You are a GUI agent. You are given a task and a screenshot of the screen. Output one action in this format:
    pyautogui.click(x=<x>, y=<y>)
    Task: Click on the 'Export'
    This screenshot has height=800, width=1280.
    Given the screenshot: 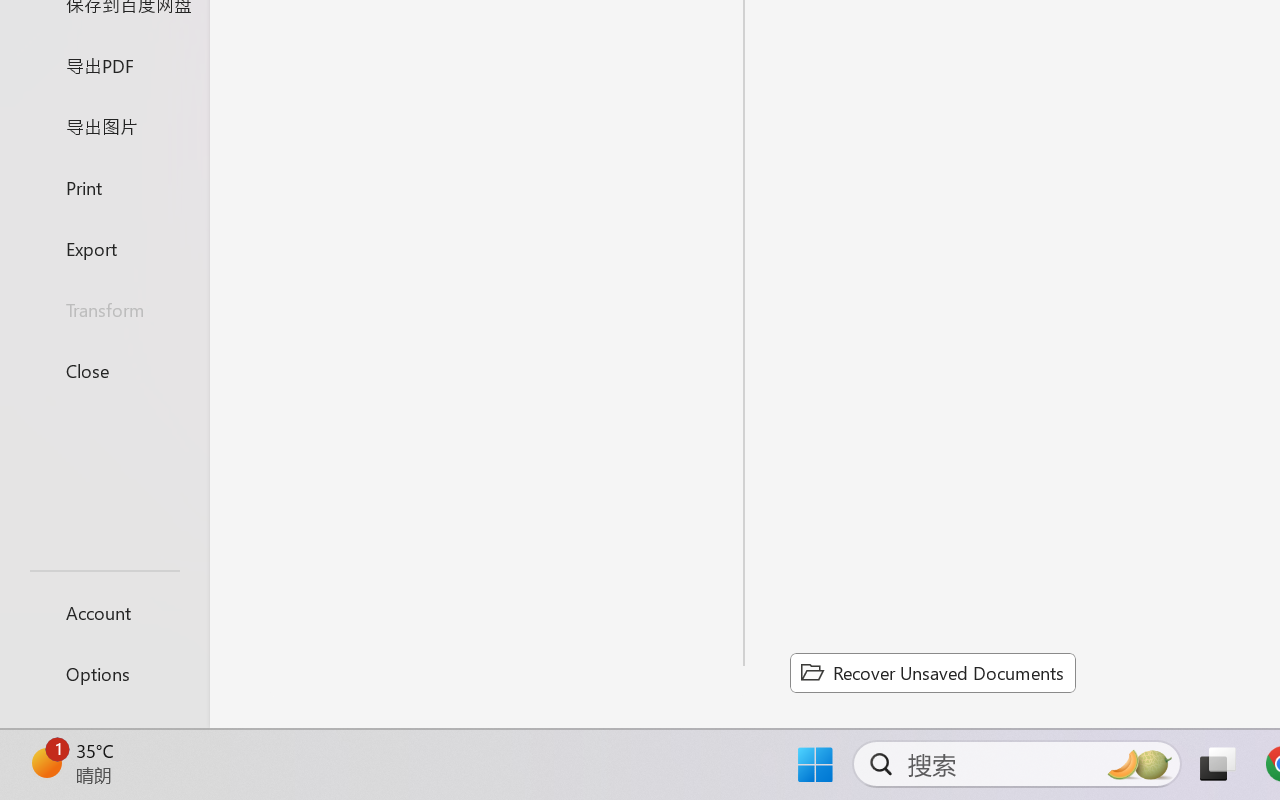 What is the action you would take?
    pyautogui.click(x=103, y=247)
    